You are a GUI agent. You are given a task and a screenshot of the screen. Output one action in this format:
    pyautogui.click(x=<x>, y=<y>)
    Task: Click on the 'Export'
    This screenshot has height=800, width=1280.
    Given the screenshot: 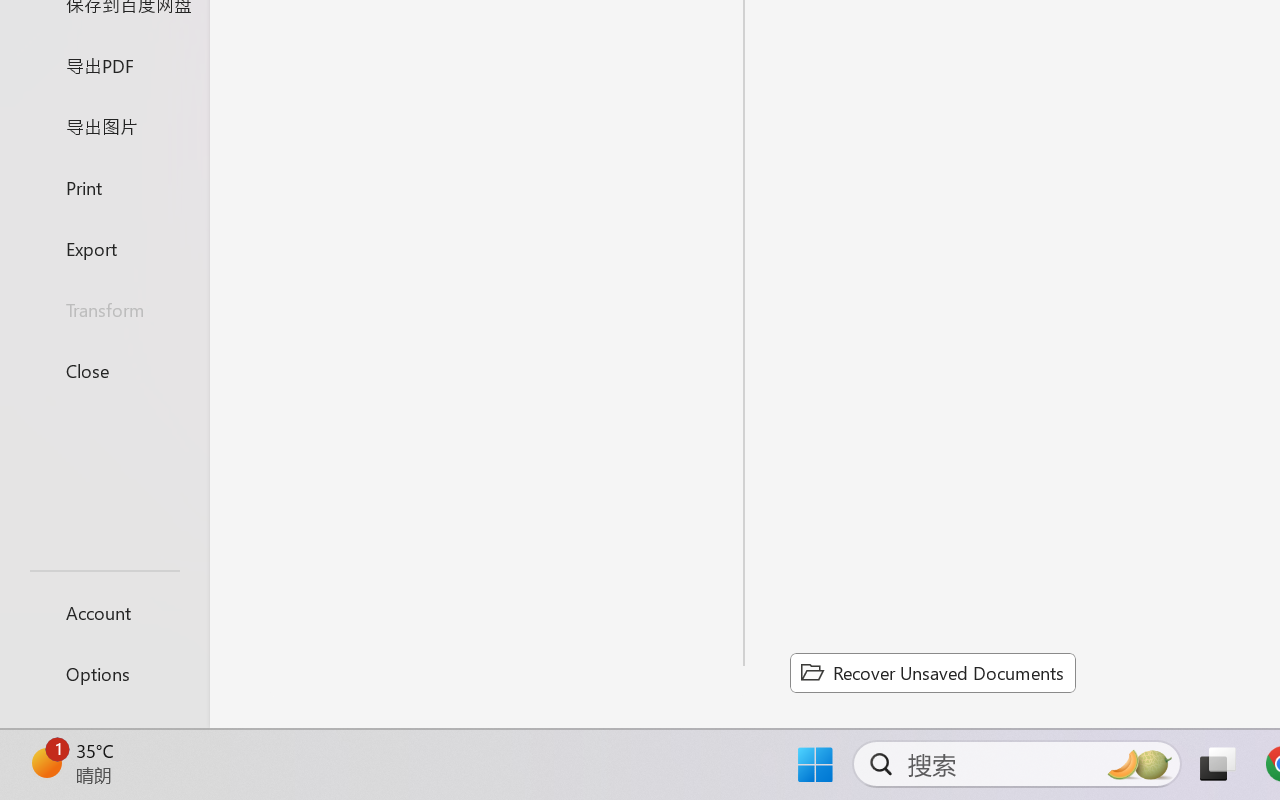 What is the action you would take?
    pyautogui.click(x=103, y=247)
    